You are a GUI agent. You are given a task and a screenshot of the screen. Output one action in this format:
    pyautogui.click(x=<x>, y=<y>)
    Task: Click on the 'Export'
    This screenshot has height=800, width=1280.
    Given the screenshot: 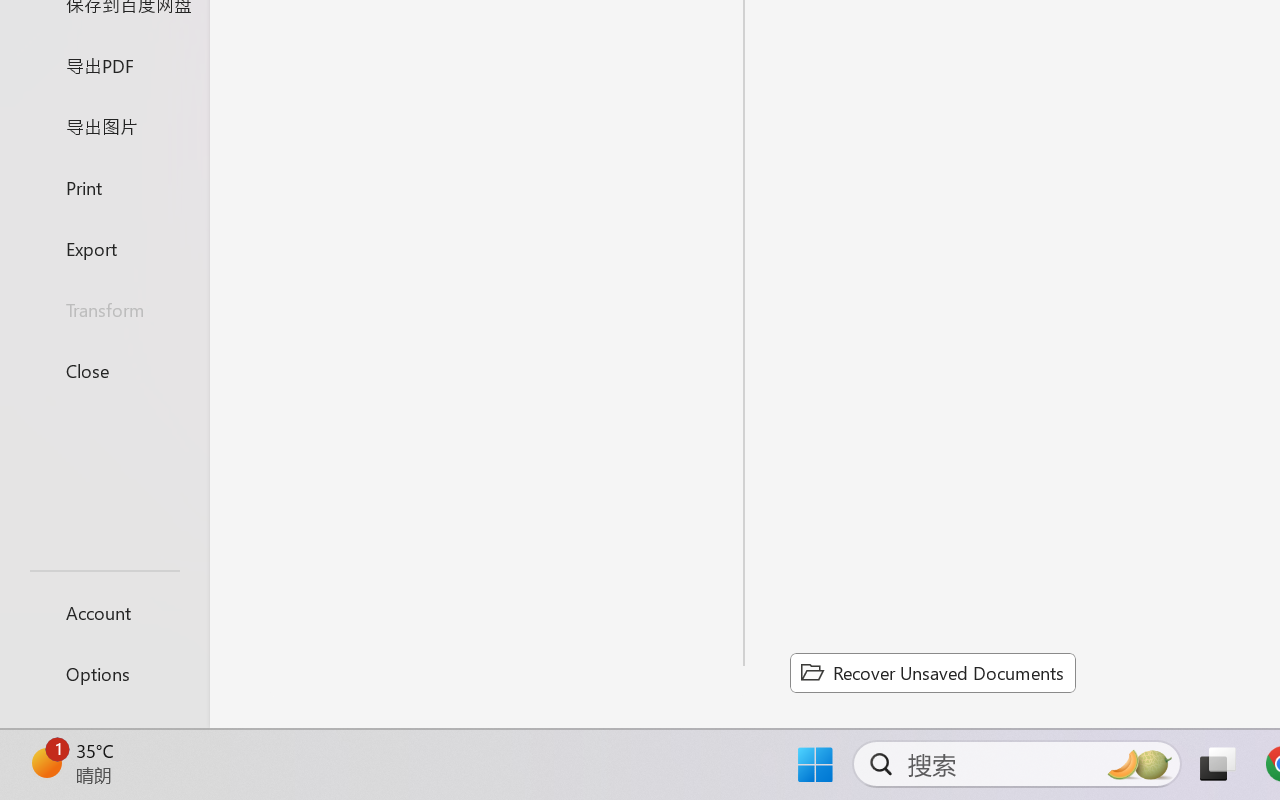 What is the action you would take?
    pyautogui.click(x=103, y=247)
    